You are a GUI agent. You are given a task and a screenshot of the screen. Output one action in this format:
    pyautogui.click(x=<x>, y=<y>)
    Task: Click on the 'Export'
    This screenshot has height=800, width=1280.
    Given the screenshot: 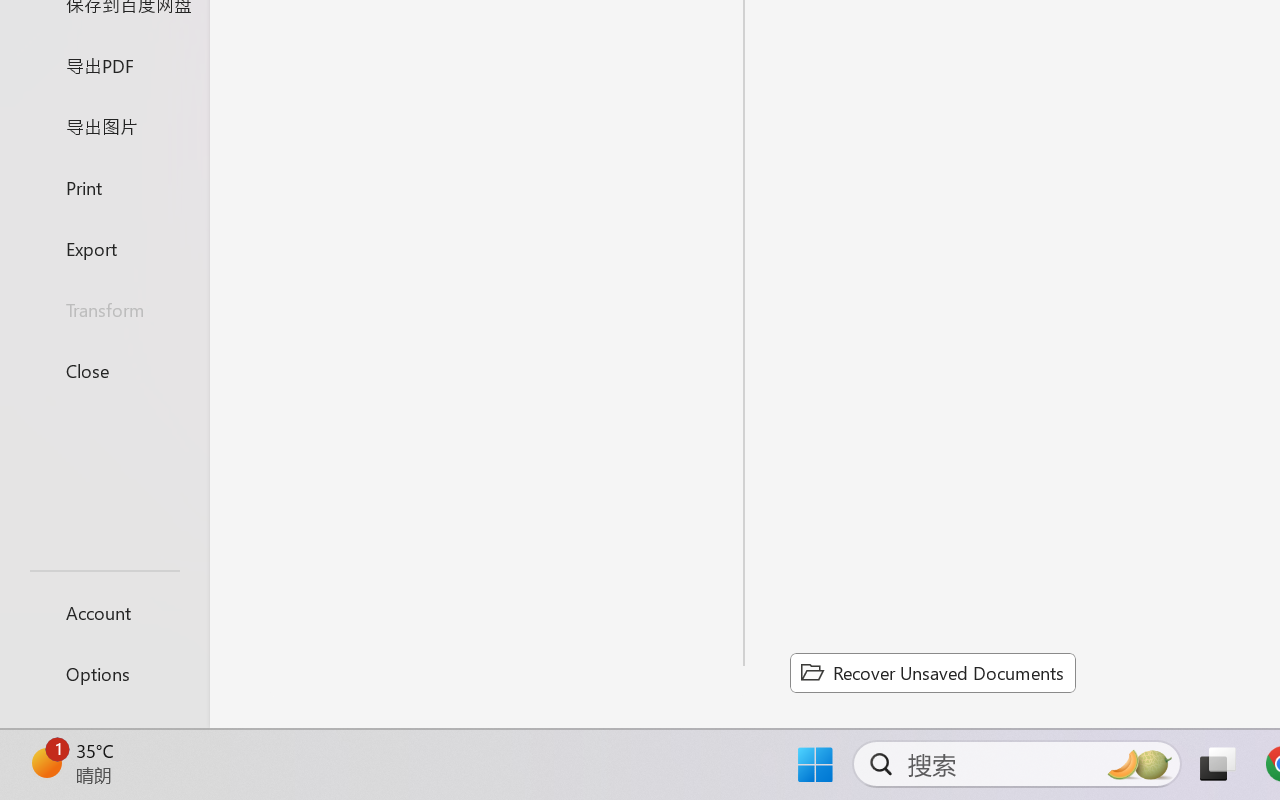 What is the action you would take?
    pyautogui.click(x=103, y=247)
    